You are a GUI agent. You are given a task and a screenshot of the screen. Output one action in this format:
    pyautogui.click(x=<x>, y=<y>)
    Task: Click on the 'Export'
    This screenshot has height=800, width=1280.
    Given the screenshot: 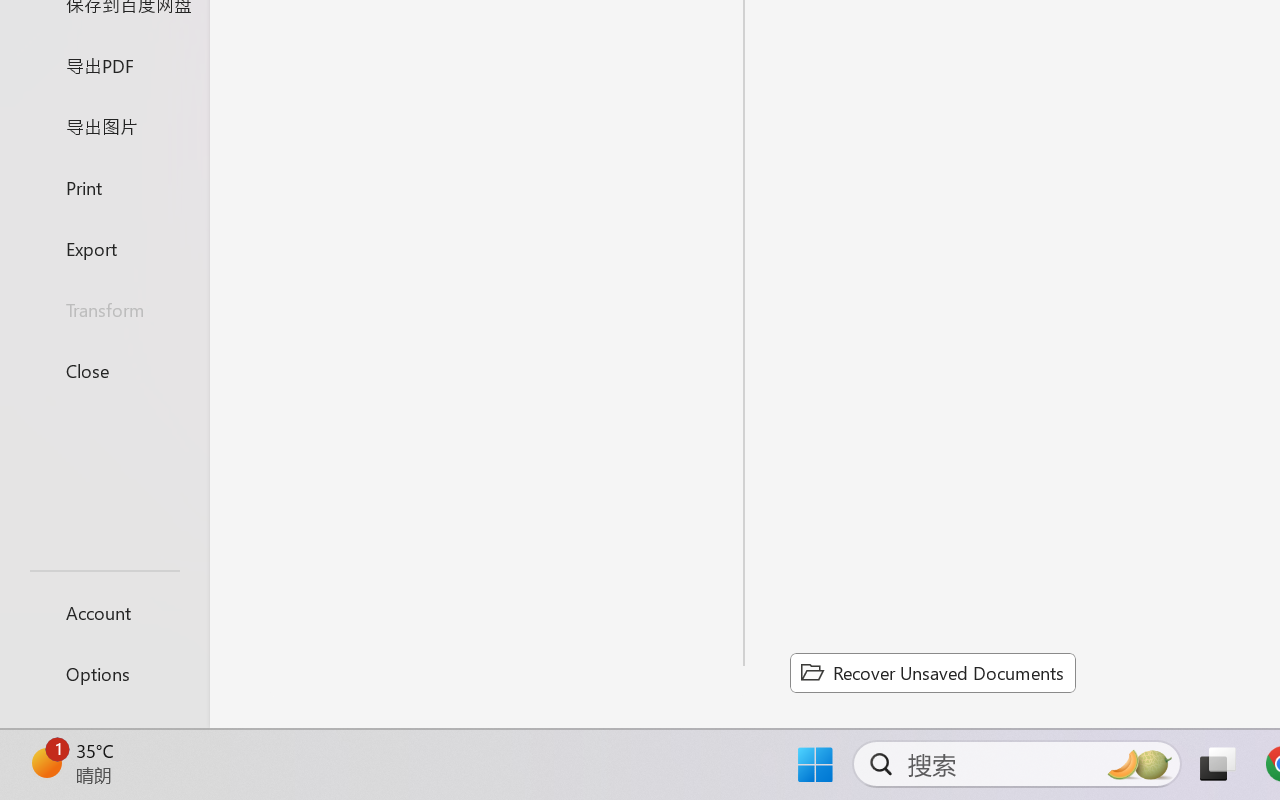 What is the action you would take?
    pyautogui.click(x=103, y=247)
    